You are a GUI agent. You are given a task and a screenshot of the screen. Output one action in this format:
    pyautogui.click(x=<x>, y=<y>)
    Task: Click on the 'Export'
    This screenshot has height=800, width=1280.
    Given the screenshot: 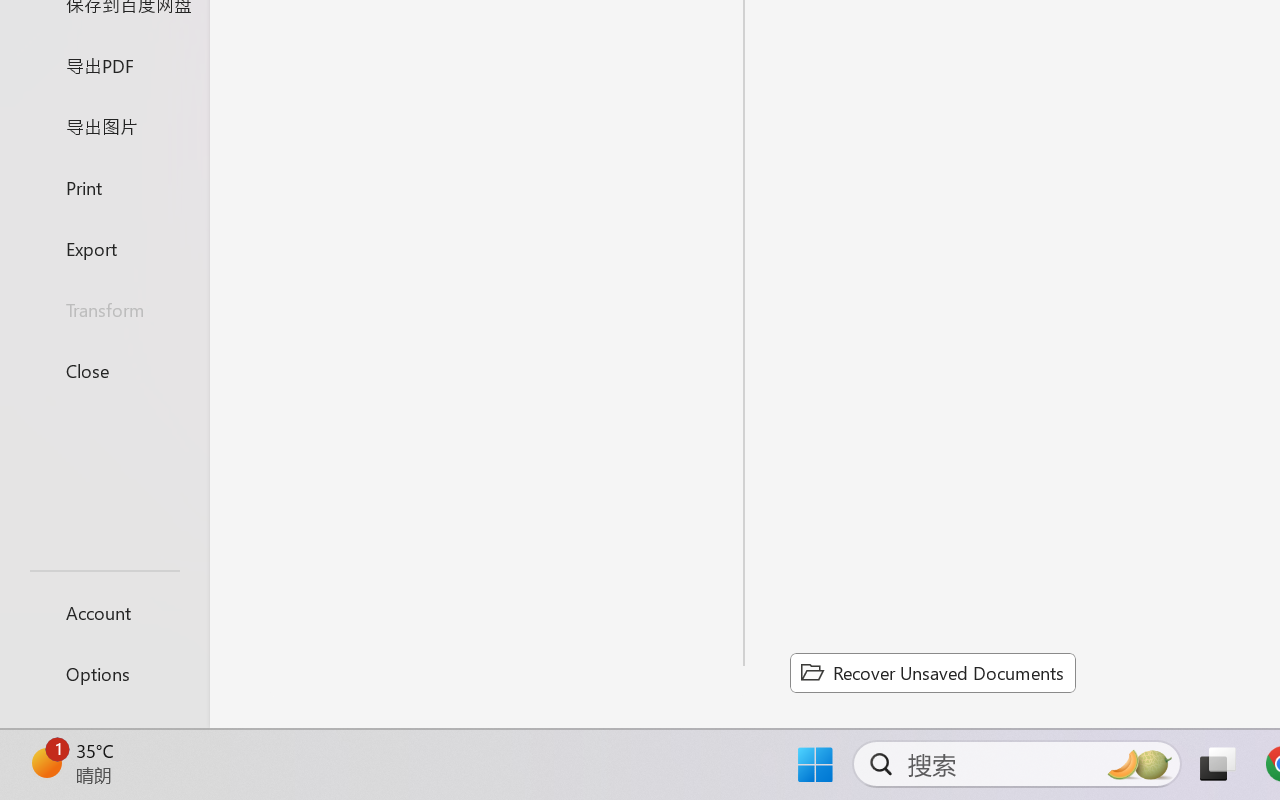 What is the action you would take?
    pyautogui.click(x=103, y=247)
    